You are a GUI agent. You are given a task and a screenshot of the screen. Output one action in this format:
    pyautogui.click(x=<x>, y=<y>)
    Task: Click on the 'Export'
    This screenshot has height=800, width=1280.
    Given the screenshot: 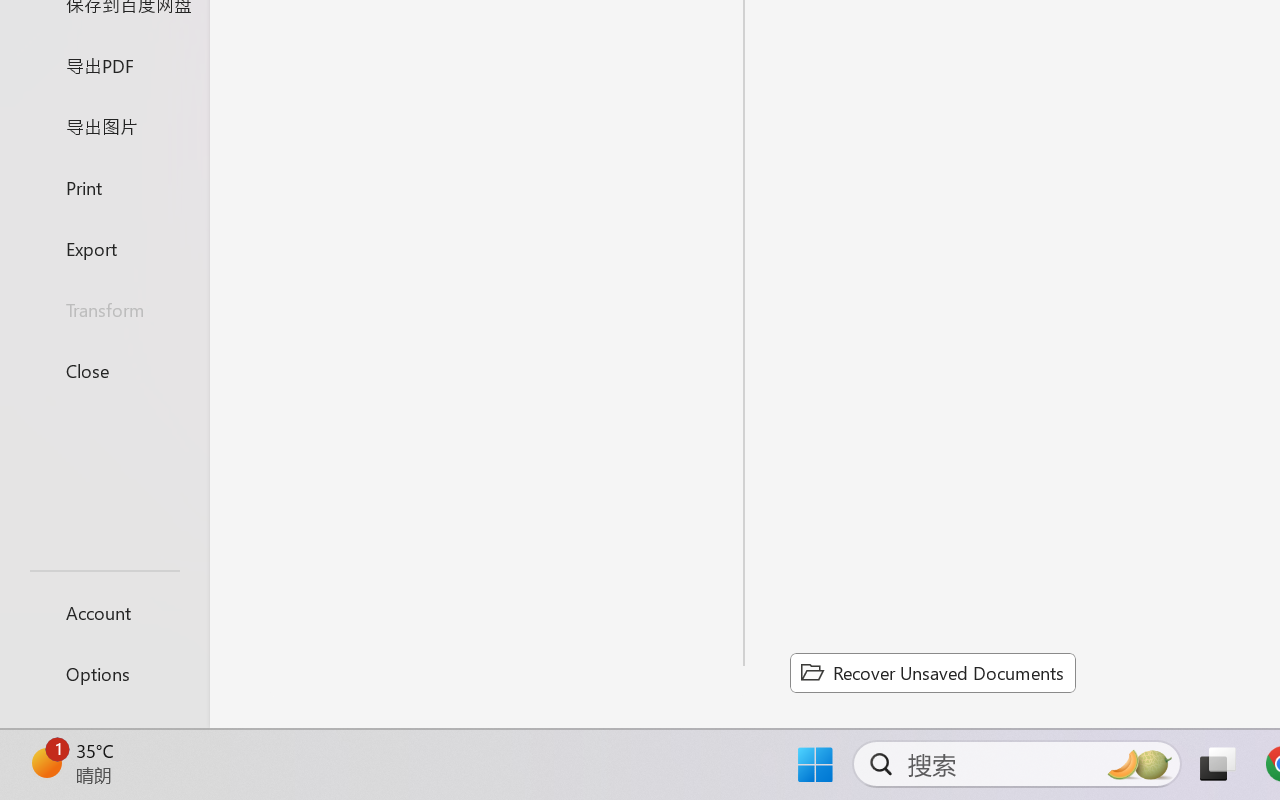 What is the action you would take?
    pyautogui.click(x=103, y=247)
    